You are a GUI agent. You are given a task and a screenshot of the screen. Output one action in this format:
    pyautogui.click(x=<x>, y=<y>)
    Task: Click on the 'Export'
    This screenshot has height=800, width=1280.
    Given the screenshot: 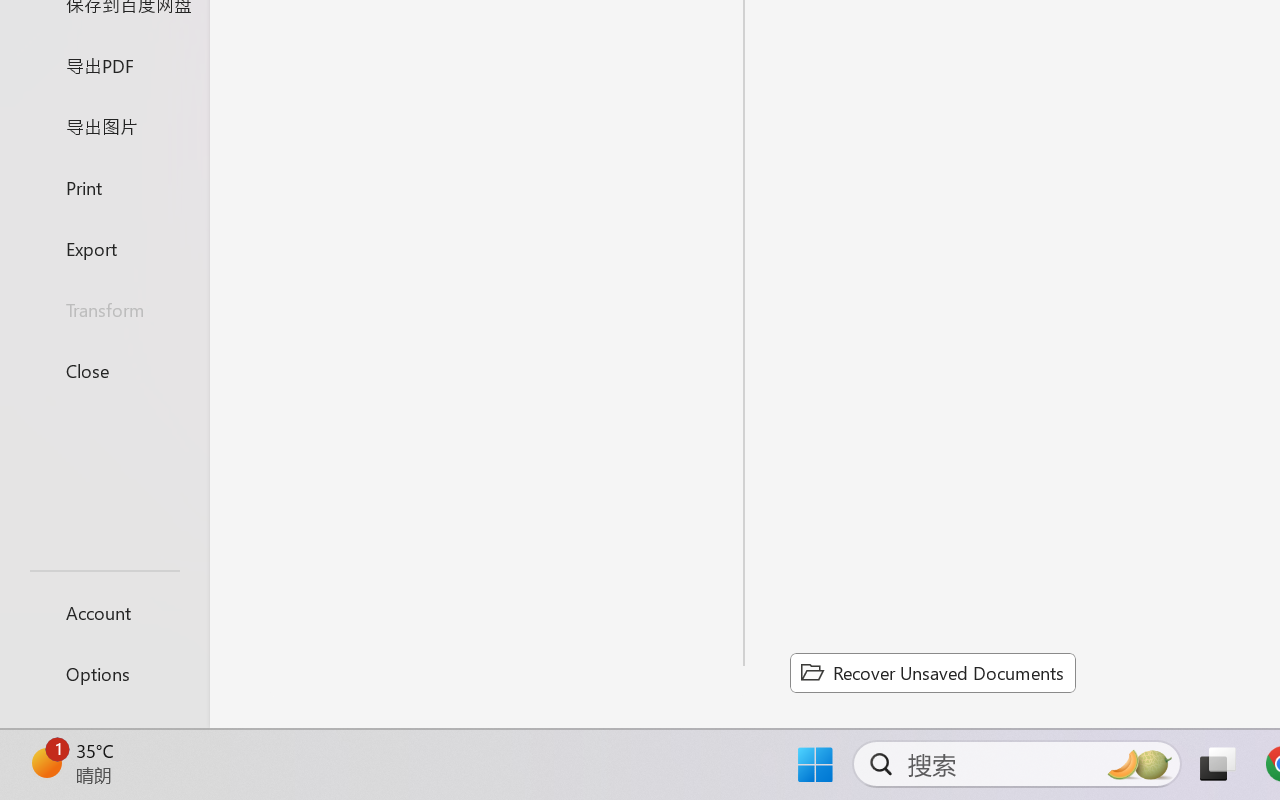 What is the action you would take?
    pyautogui.click(x=103, y=247)
    